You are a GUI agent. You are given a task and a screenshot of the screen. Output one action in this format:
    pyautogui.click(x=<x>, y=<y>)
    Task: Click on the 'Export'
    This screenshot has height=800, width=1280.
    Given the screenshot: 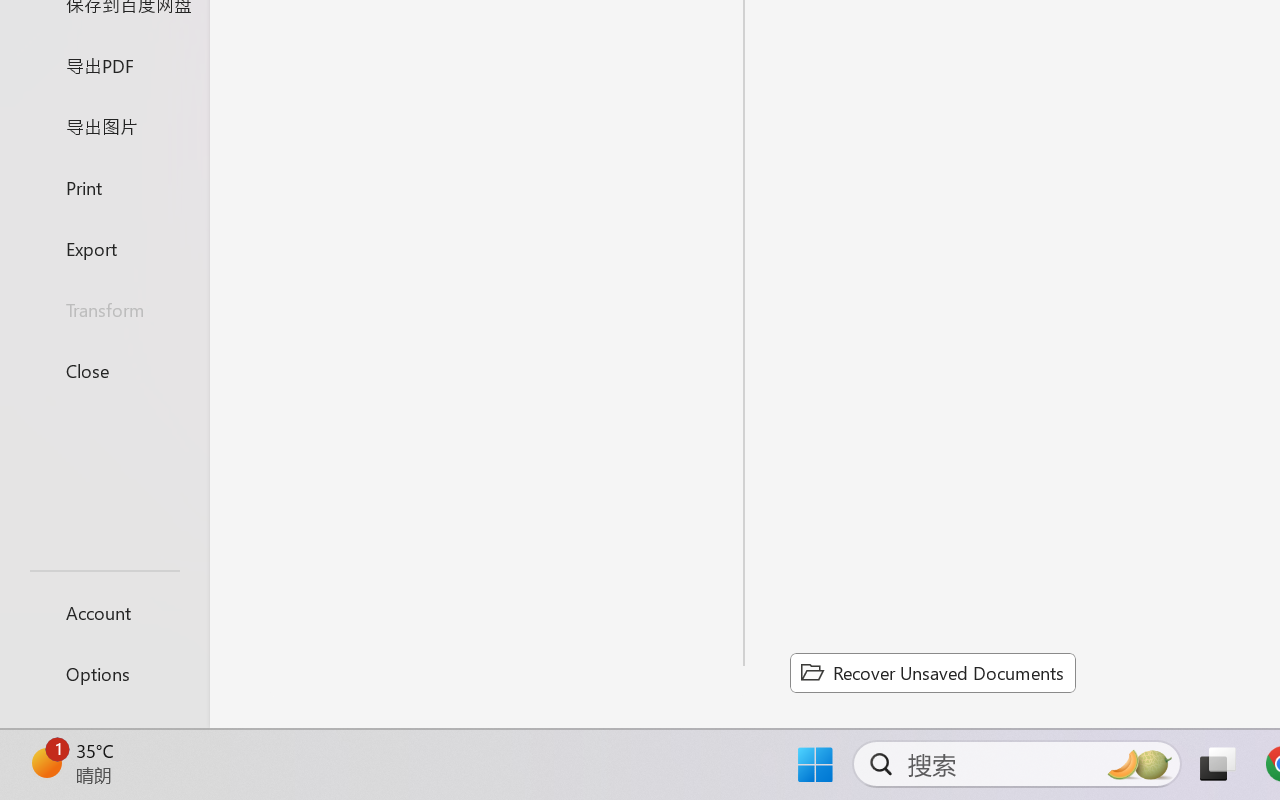 What is the action you would take?
    pyautogui.click(x=103, y=247)
    